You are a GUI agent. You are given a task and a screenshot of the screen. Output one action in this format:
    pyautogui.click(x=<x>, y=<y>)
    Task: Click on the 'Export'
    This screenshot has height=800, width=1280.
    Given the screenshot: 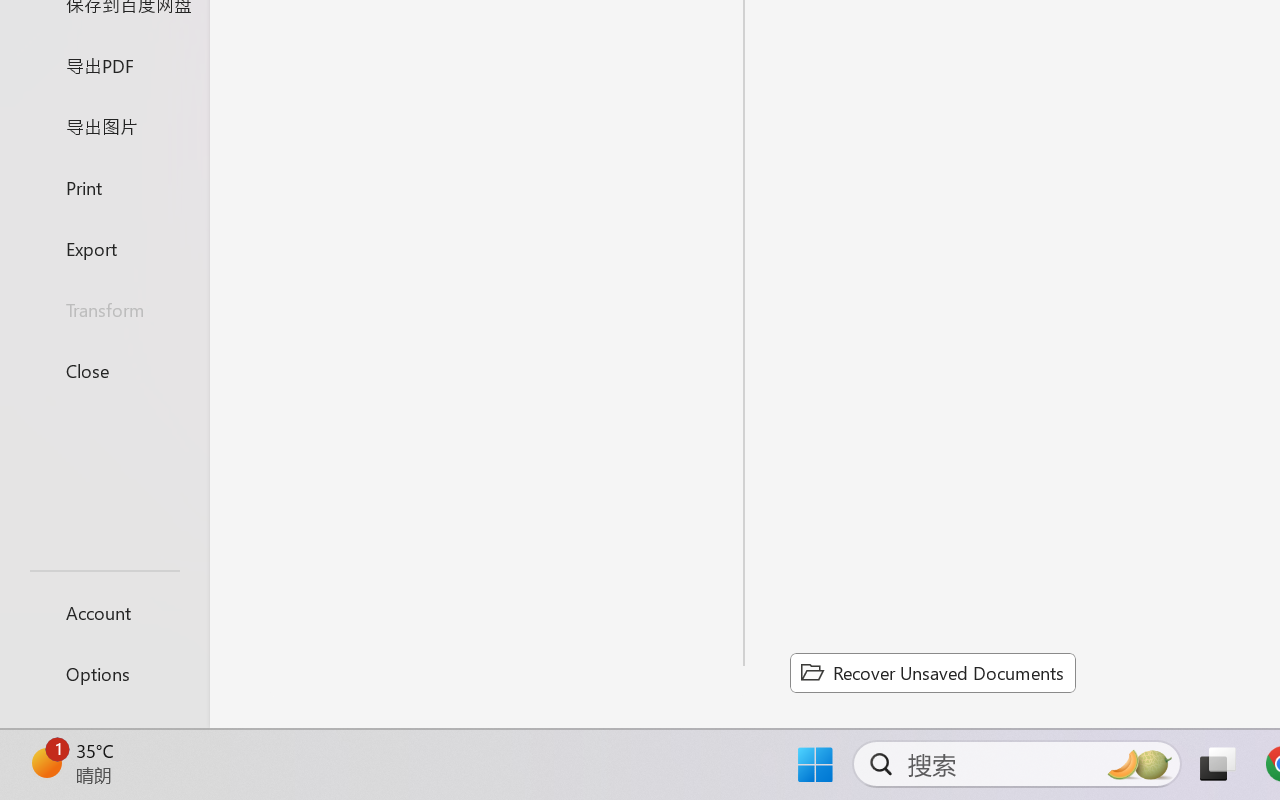 What is the action you would take?
    pyautogui.click(x=103, y=247)
    